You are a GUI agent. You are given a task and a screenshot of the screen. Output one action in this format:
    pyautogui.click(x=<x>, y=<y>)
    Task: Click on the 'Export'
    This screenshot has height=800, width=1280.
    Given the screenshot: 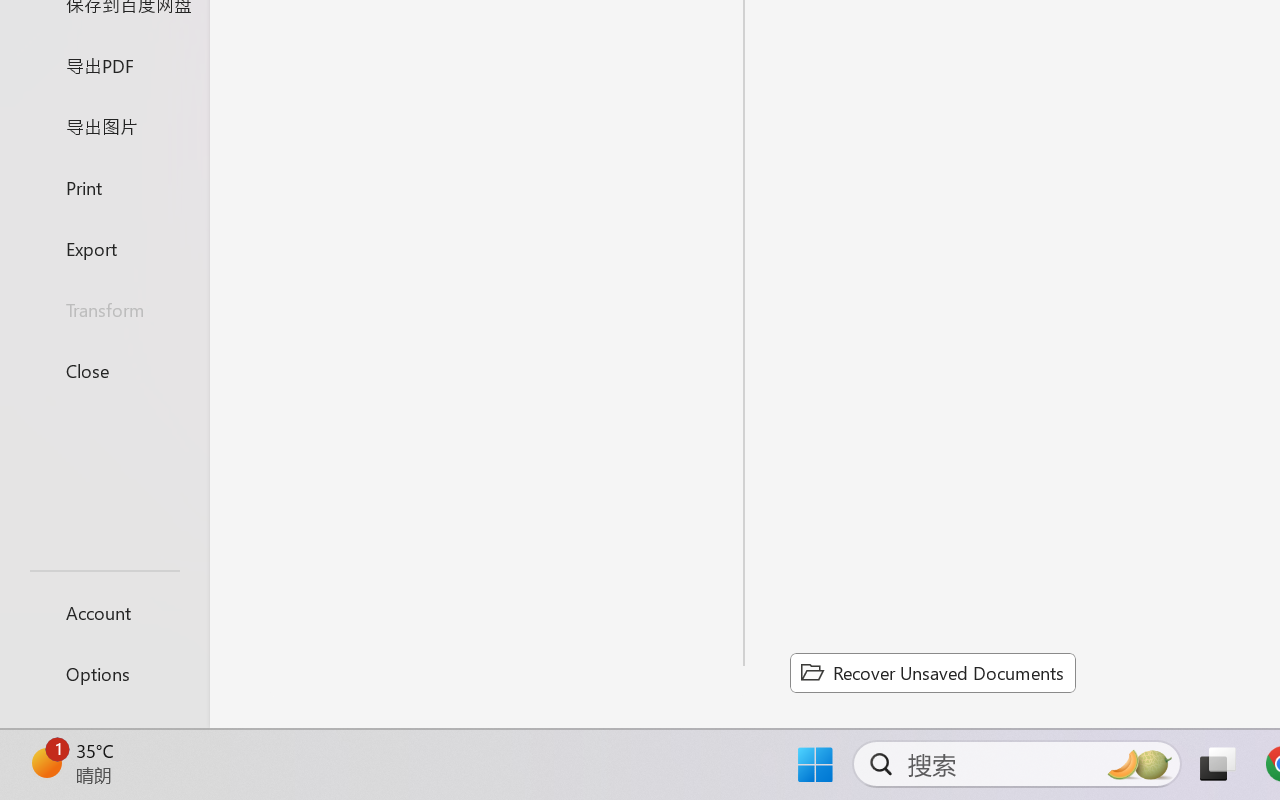 What is the action you would take?
    pyautogui.click(x=103, y=247)
    